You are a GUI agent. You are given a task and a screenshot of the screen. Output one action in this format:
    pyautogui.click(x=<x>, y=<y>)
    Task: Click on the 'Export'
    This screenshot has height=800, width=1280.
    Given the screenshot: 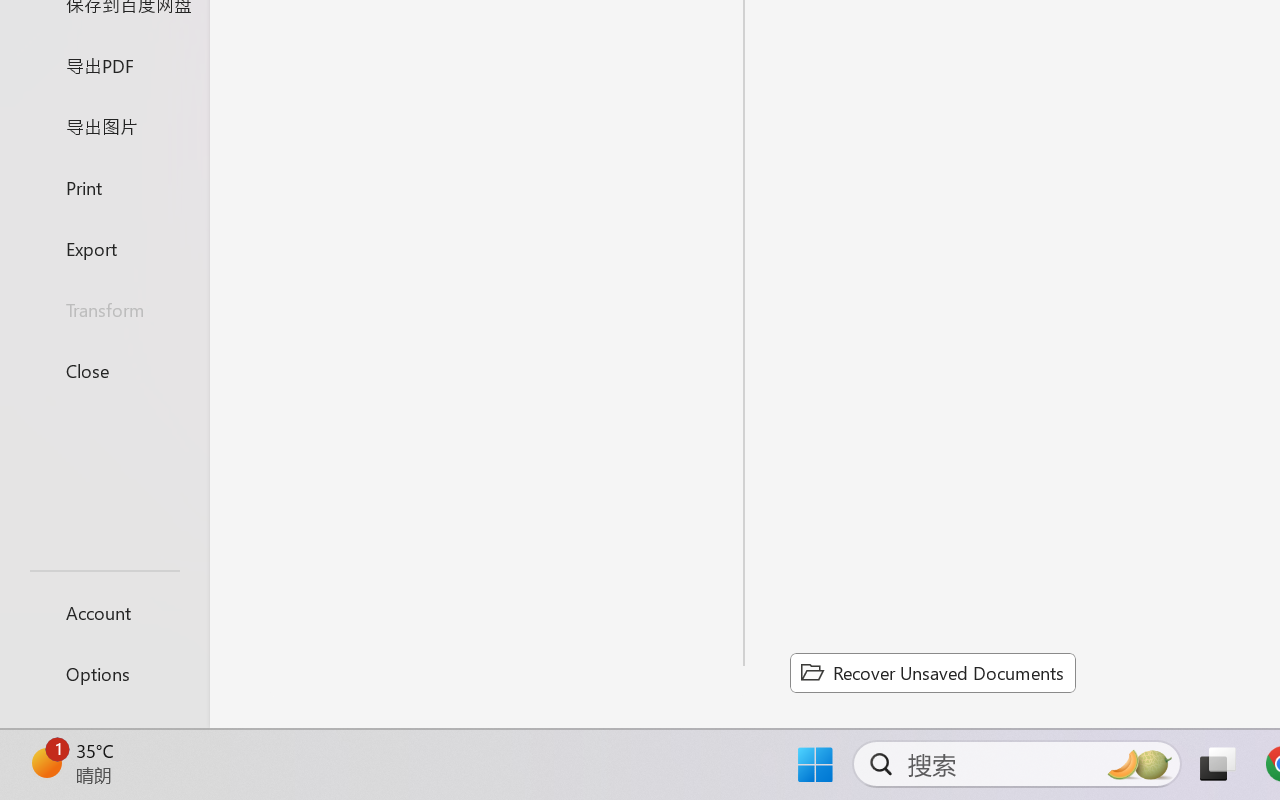 What is the action you would take?
    pyautogui.click(x=103, y=247)
    